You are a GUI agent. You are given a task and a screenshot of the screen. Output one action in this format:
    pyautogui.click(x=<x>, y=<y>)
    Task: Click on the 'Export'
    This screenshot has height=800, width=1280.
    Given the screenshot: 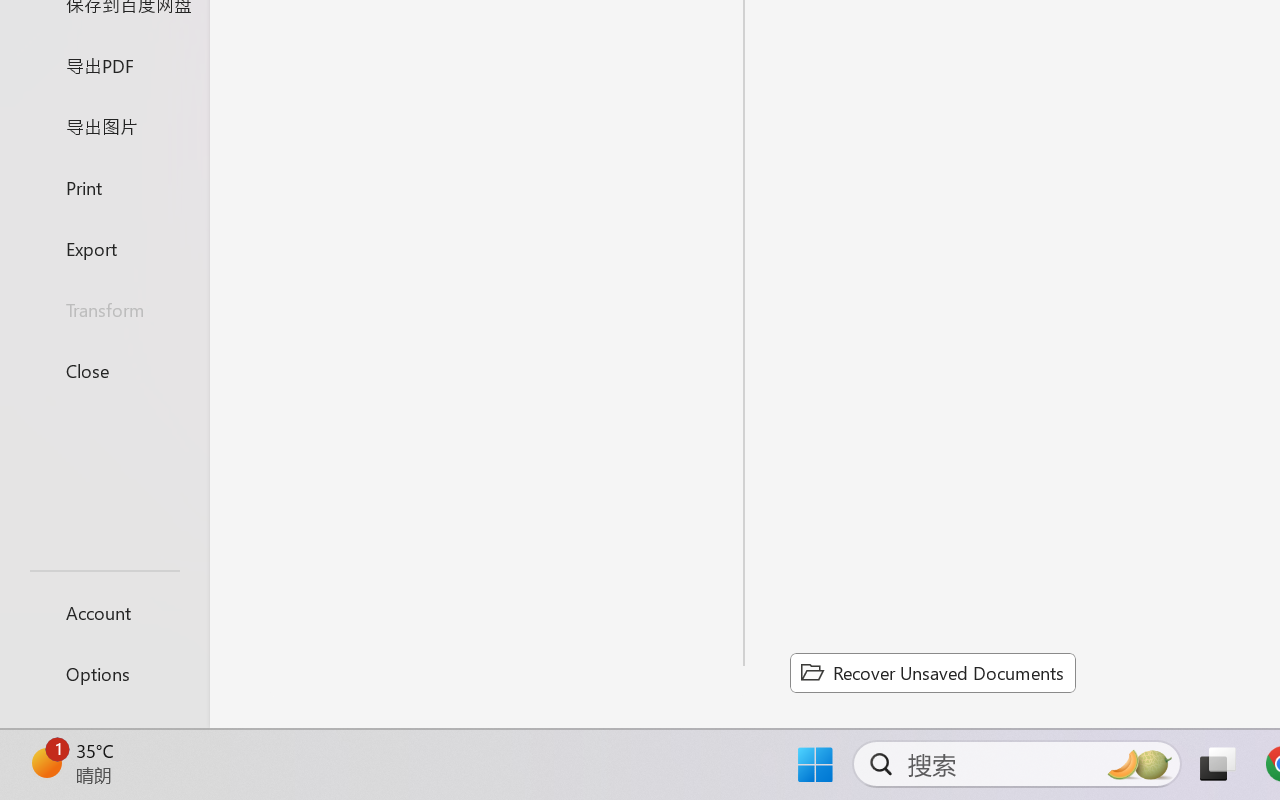 What is the action you would take?
    pyautogui.click(x=103, y=247)
    